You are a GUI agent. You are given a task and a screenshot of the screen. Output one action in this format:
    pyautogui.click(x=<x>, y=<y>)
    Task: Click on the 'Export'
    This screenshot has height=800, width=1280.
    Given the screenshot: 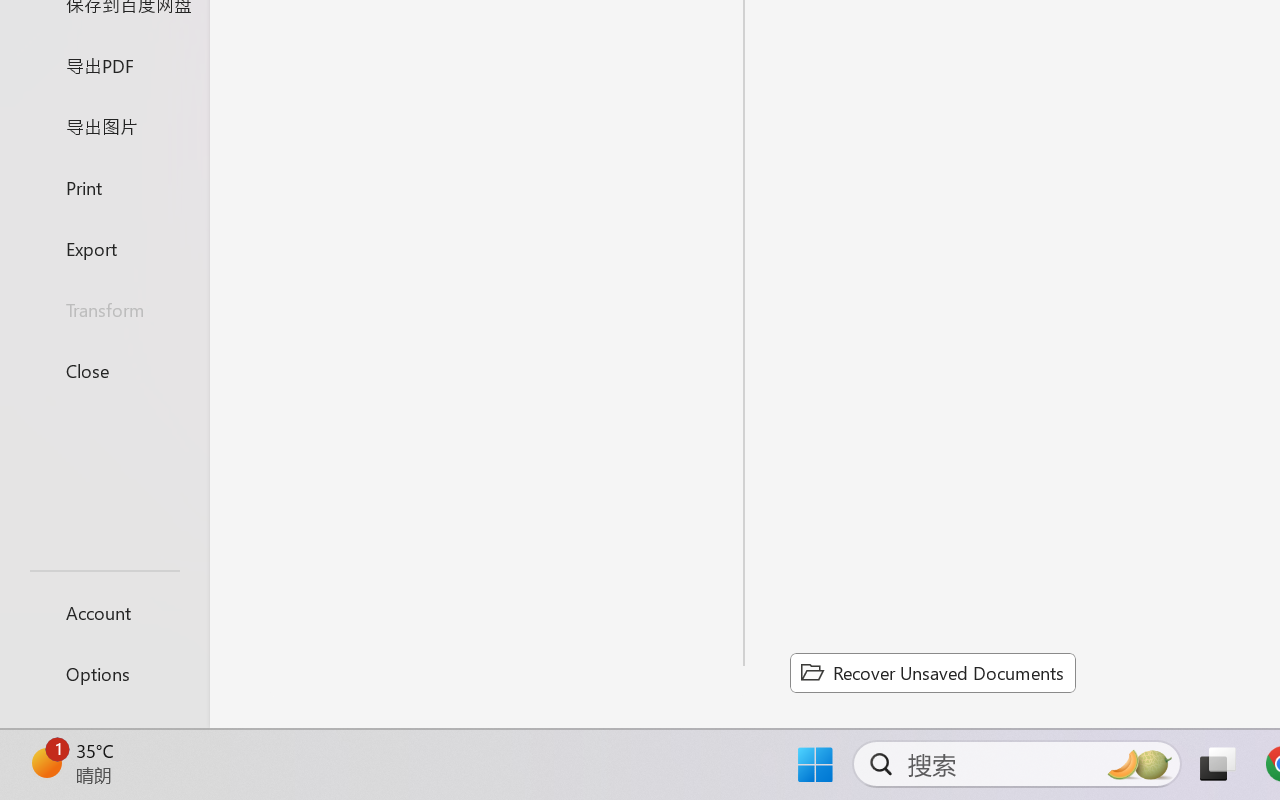 What is the action you would take?
    pyautogui.click(x=103, y=247)
    